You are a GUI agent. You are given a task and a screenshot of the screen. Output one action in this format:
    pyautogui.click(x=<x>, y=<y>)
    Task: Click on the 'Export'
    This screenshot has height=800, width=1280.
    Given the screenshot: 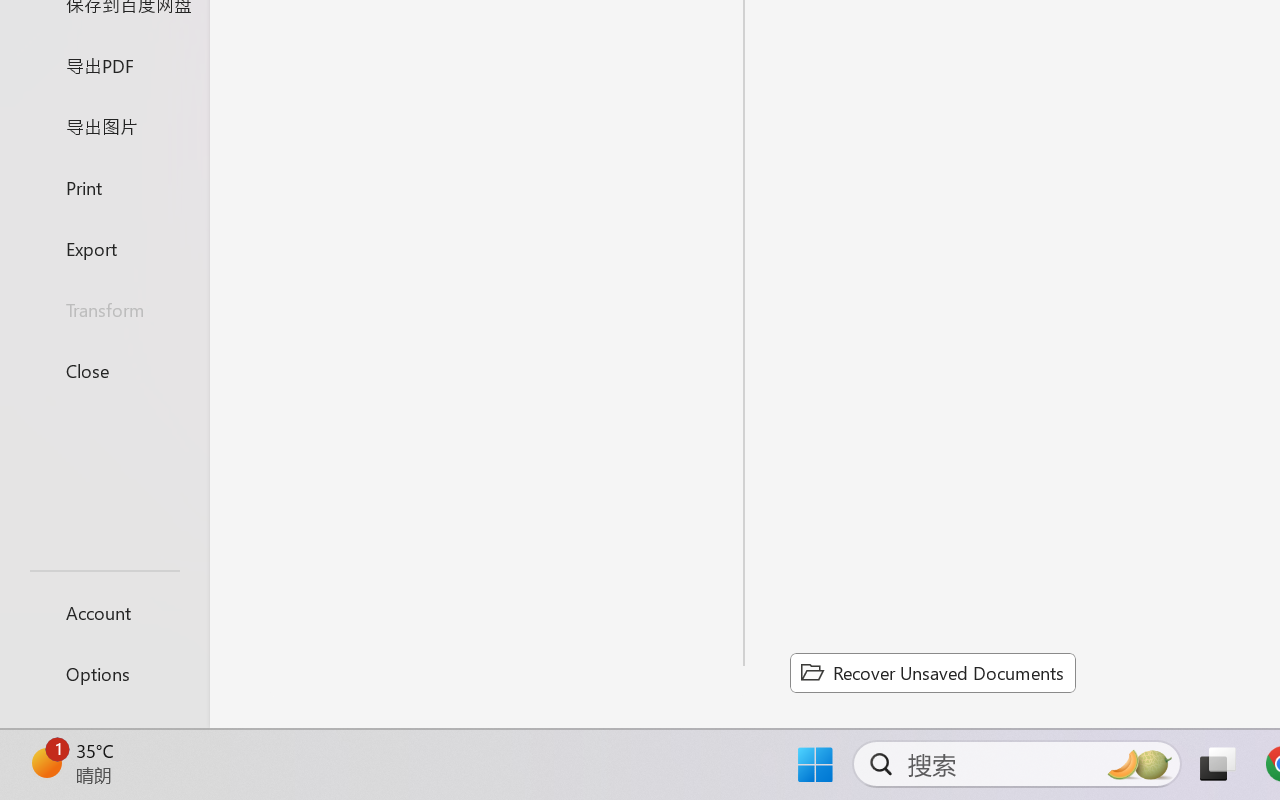 What is the action you would take?
    pyautogui.click(x=103, y=247)
    